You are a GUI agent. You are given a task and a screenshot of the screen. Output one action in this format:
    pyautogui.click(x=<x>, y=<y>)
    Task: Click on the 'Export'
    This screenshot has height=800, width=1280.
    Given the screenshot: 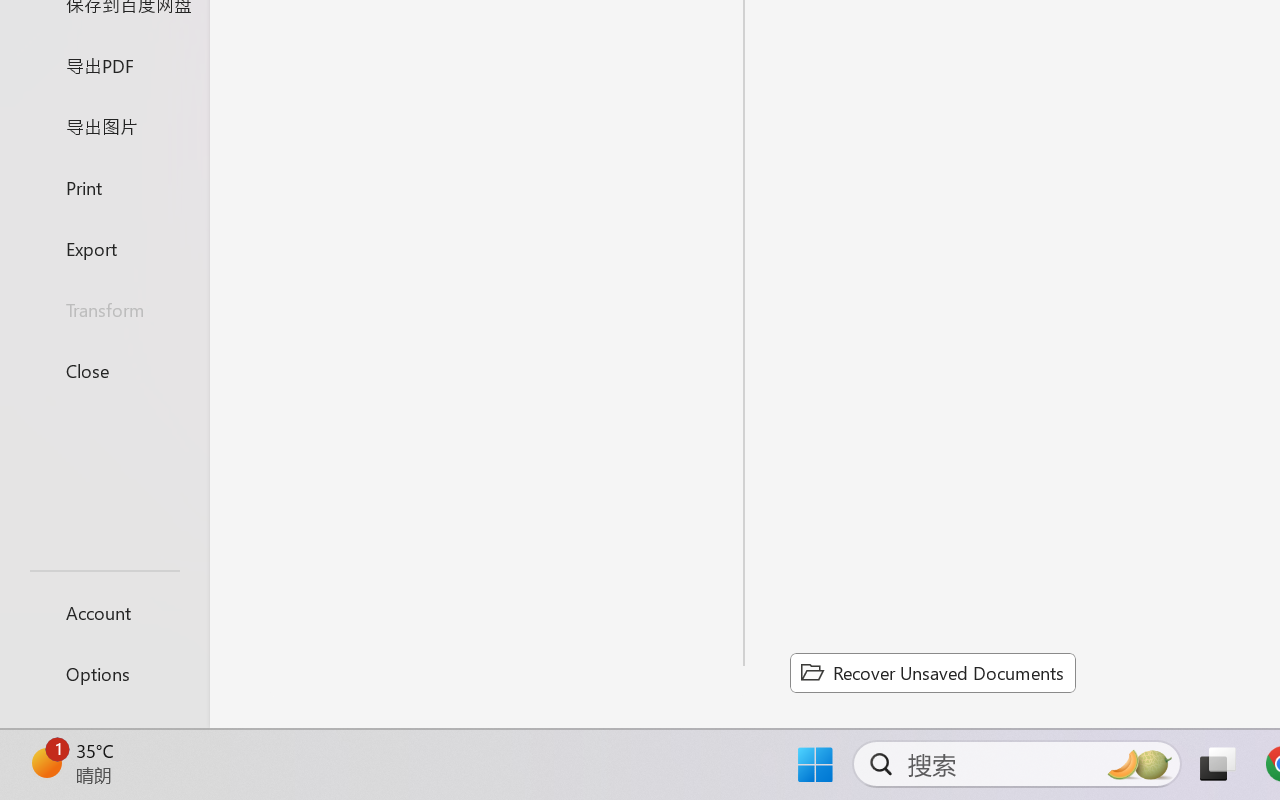 What is the action you would take?
    pyautogui.click(x=103, y=247)
    